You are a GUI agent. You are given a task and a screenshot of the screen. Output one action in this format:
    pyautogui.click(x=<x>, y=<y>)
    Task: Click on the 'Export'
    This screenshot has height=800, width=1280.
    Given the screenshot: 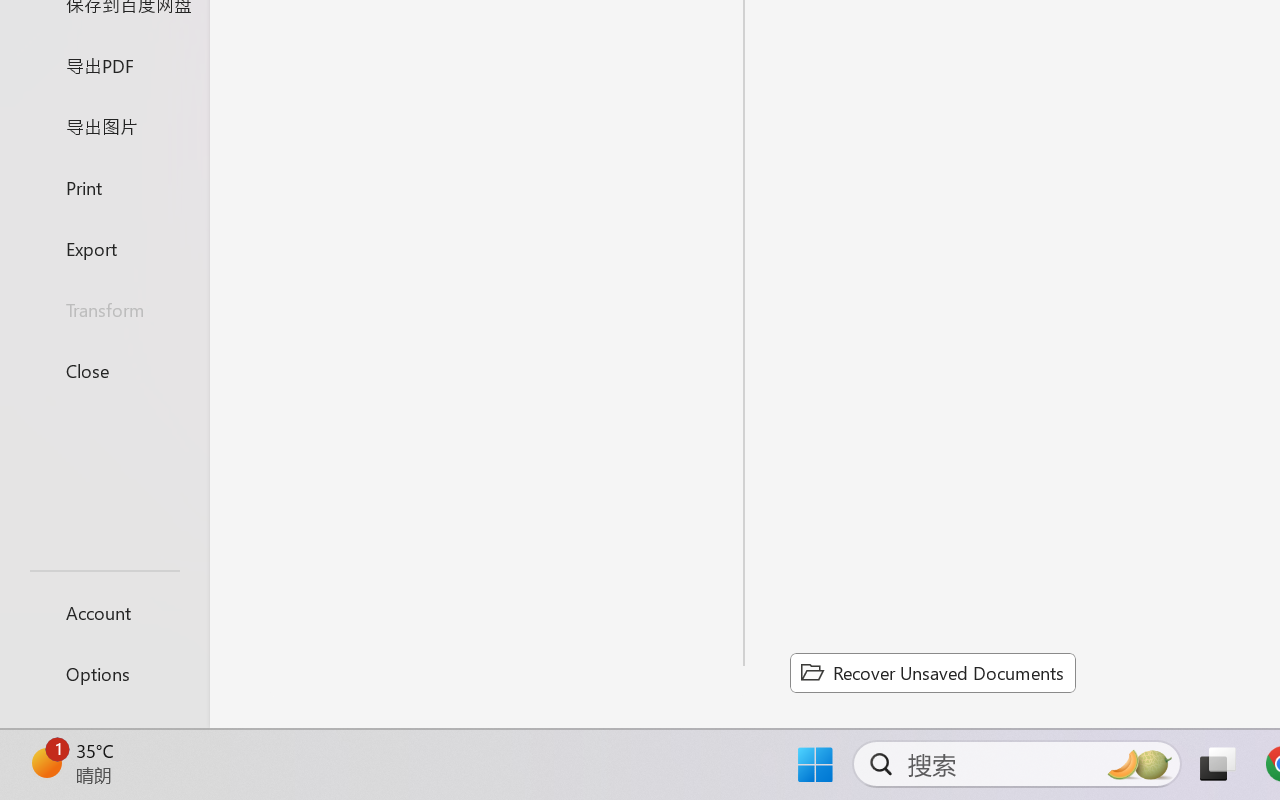 What is the action you would take?
    pyautogui.click(x=103, y=247)
    